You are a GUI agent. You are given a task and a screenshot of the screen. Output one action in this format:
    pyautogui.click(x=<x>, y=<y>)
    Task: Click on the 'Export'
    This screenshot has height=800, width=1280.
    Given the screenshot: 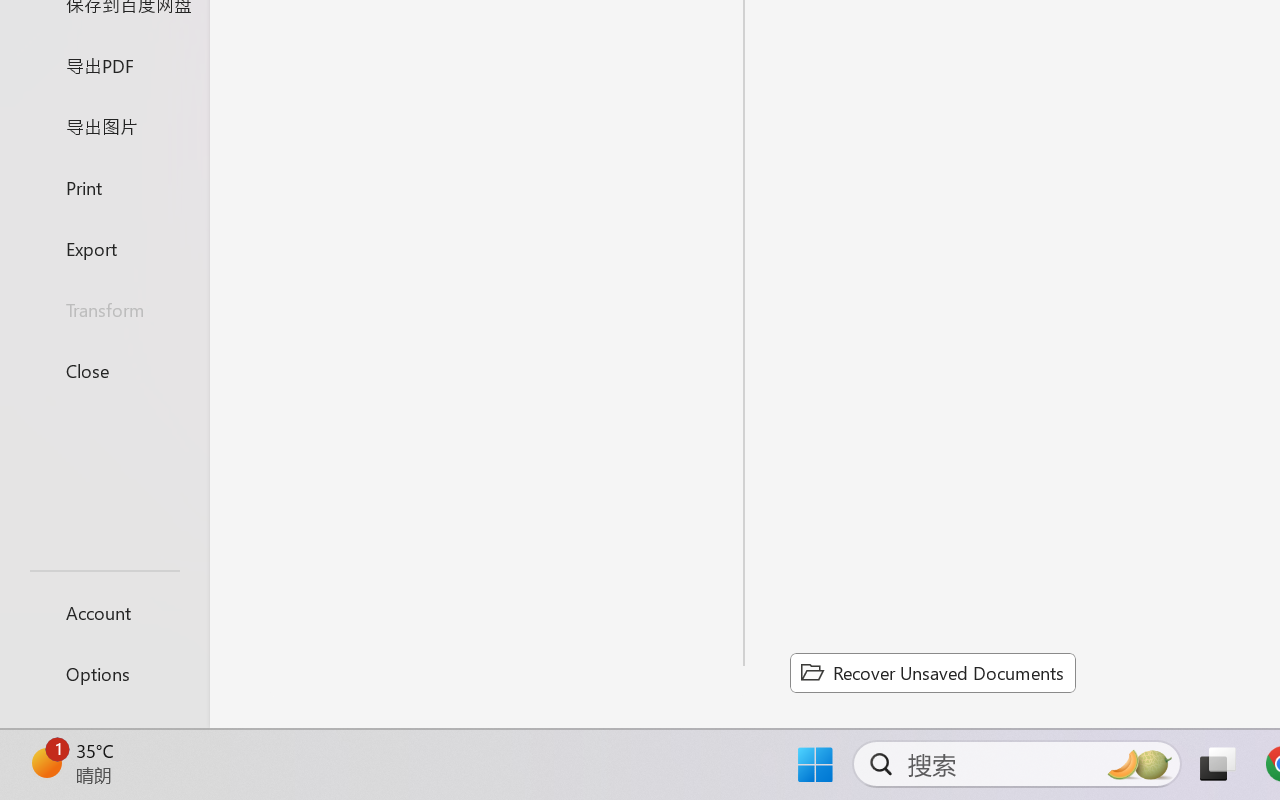 What is the action you would take?
    pyautogui.click(x=103, y=247)
    